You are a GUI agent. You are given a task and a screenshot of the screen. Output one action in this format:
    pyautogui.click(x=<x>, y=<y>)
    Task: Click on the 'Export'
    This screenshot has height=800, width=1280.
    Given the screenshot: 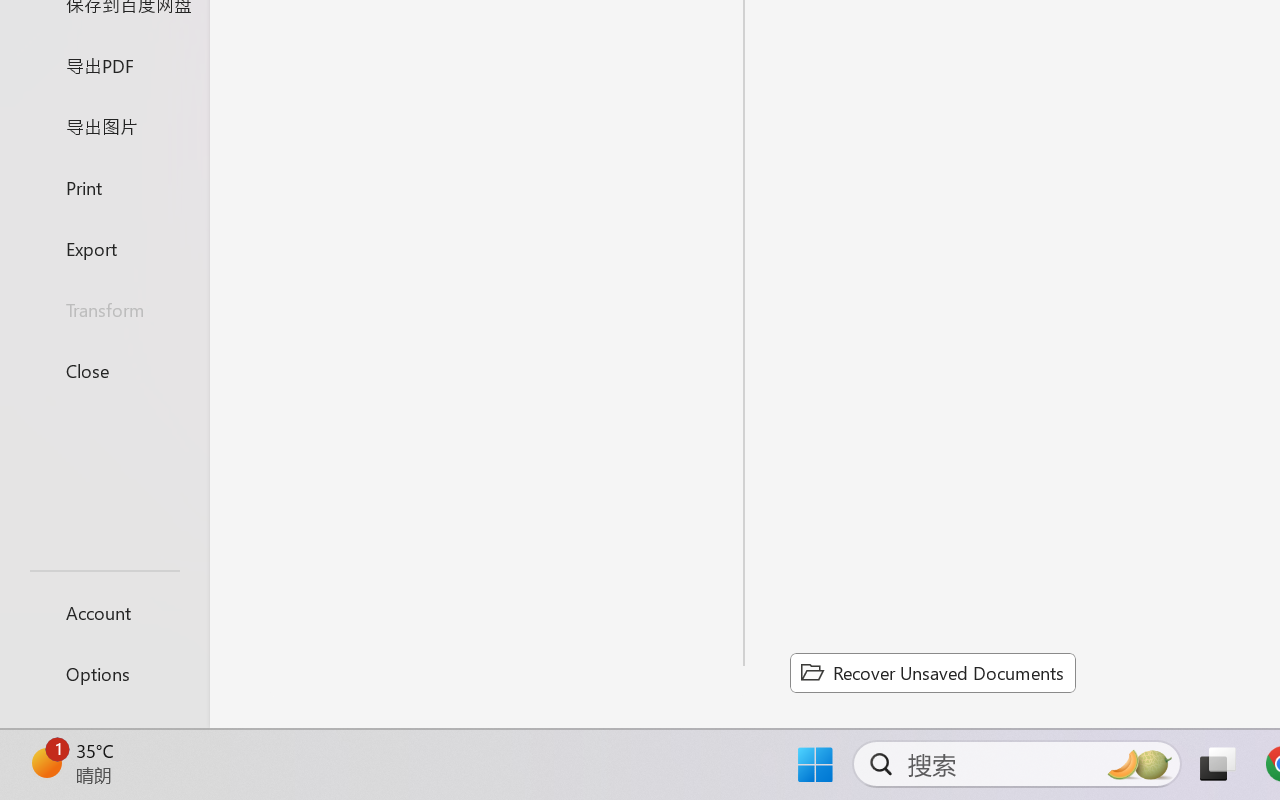 What is the action you would take?
    pyautogui.click(x=103, y=247)
    